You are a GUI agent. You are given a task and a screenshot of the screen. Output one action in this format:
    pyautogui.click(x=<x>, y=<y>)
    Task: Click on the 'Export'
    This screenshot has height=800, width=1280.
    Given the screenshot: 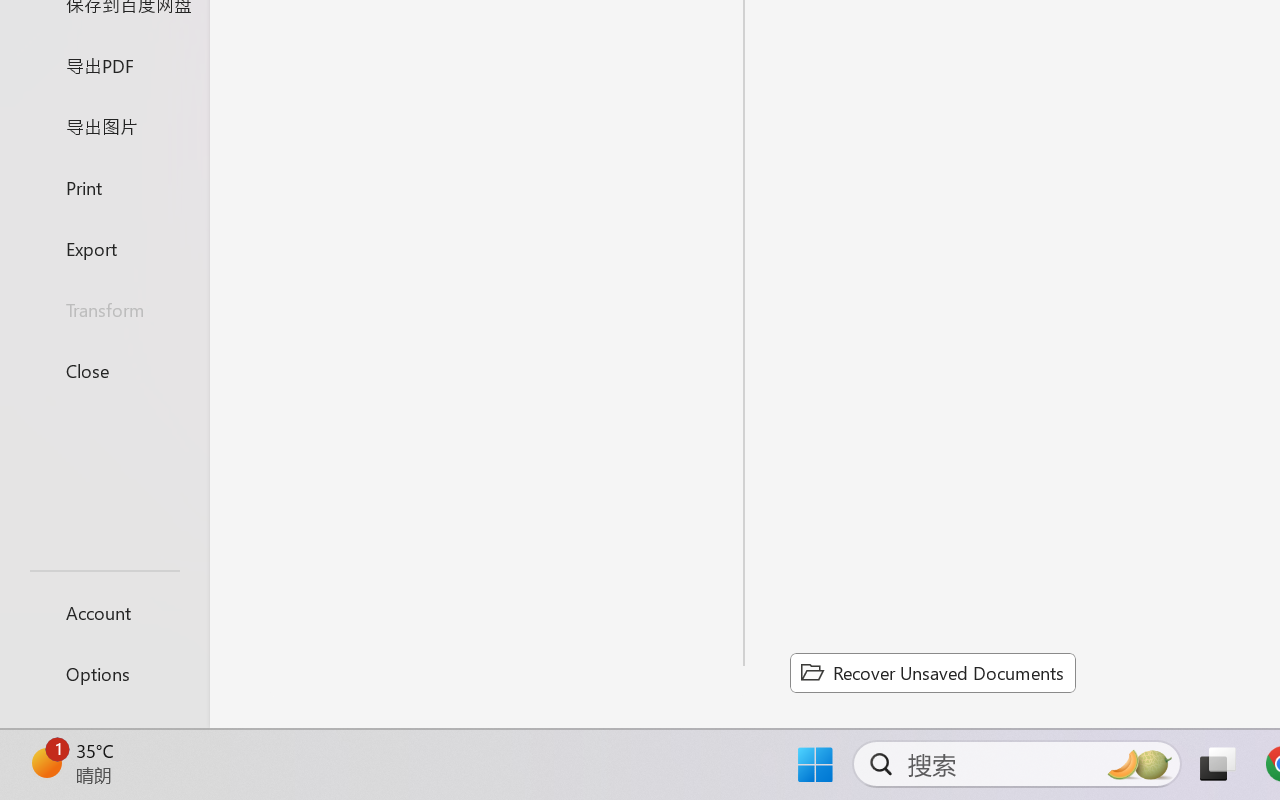 What is the action you would take?
    pyautogui.click(x=103, y=247)
    